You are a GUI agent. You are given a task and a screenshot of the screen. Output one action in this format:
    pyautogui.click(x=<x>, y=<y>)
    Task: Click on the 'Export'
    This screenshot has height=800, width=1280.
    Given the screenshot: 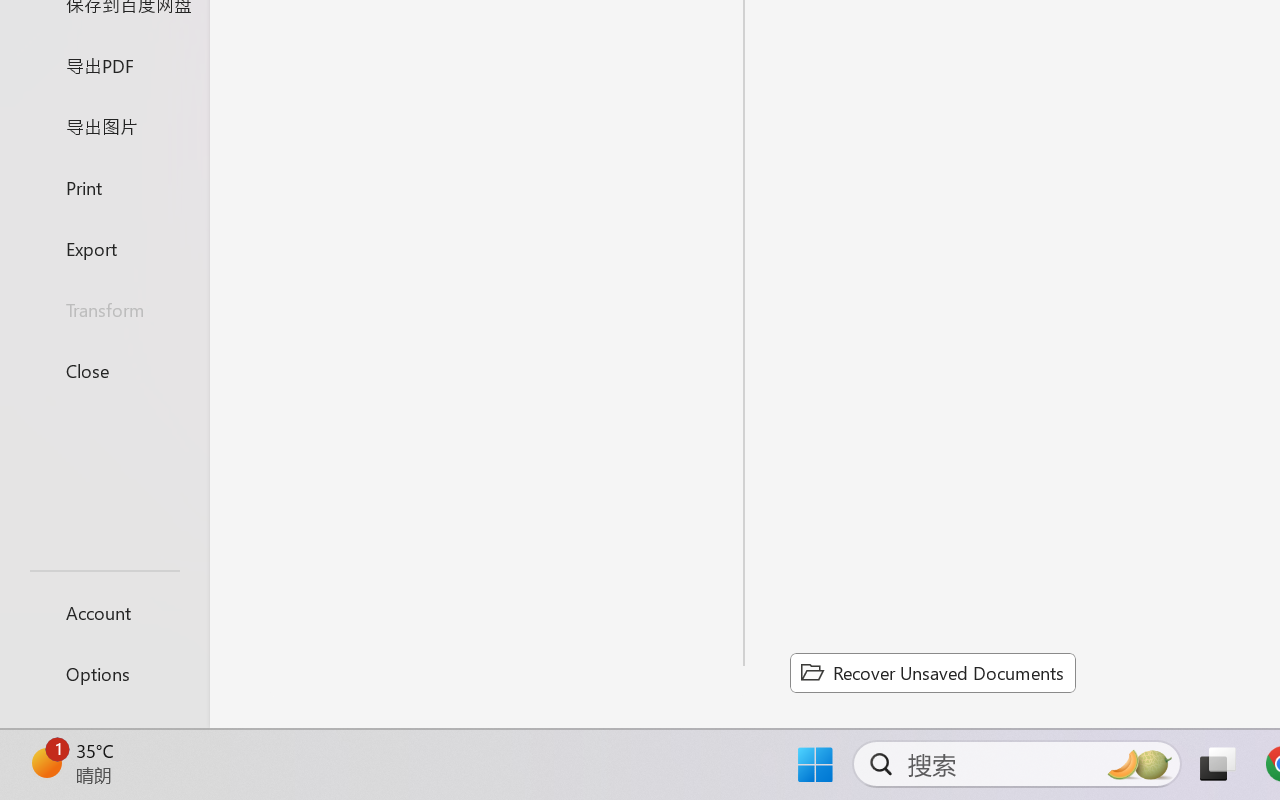 What is the action you would take?
    pyautogui.click(x=103, y=247)
    